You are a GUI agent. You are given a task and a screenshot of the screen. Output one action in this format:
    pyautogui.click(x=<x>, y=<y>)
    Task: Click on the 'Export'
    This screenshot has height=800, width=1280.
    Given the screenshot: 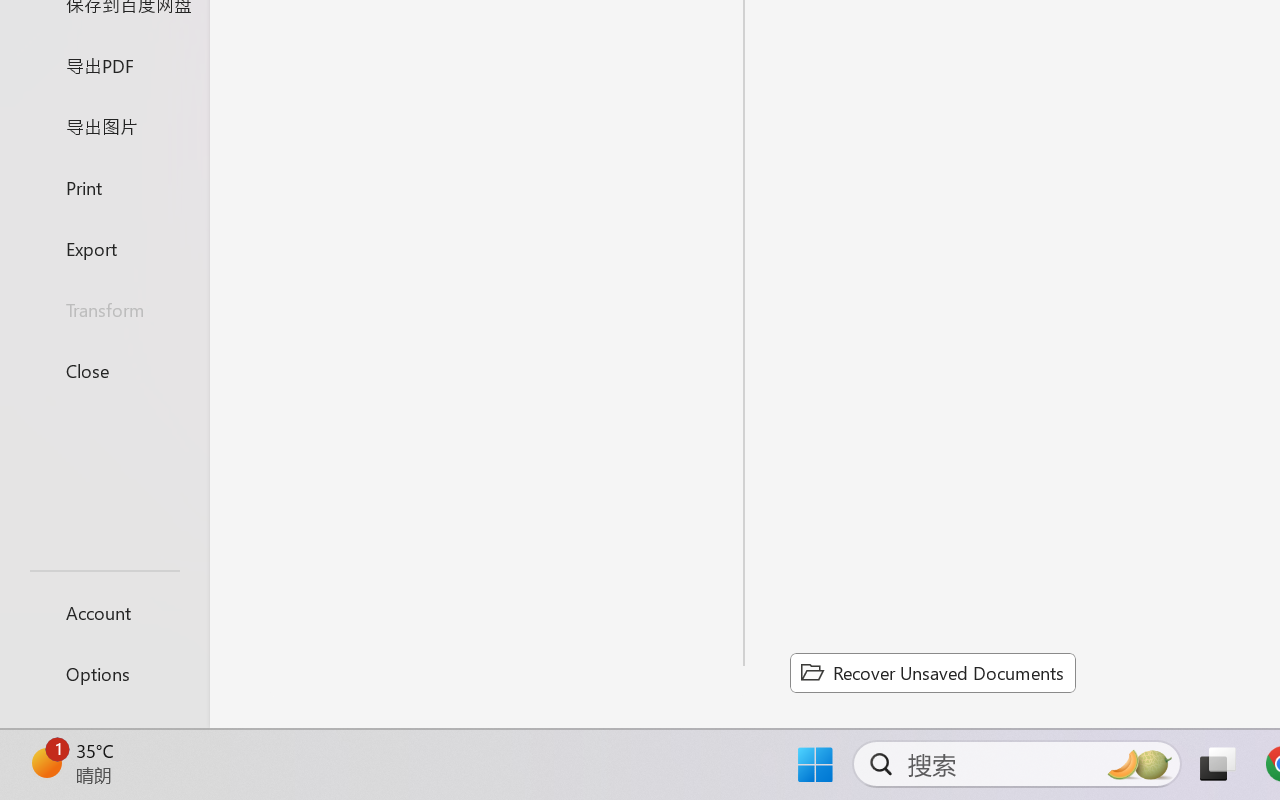 What is the action you would take?
    pyautogui.click(x=103, y=247)
    